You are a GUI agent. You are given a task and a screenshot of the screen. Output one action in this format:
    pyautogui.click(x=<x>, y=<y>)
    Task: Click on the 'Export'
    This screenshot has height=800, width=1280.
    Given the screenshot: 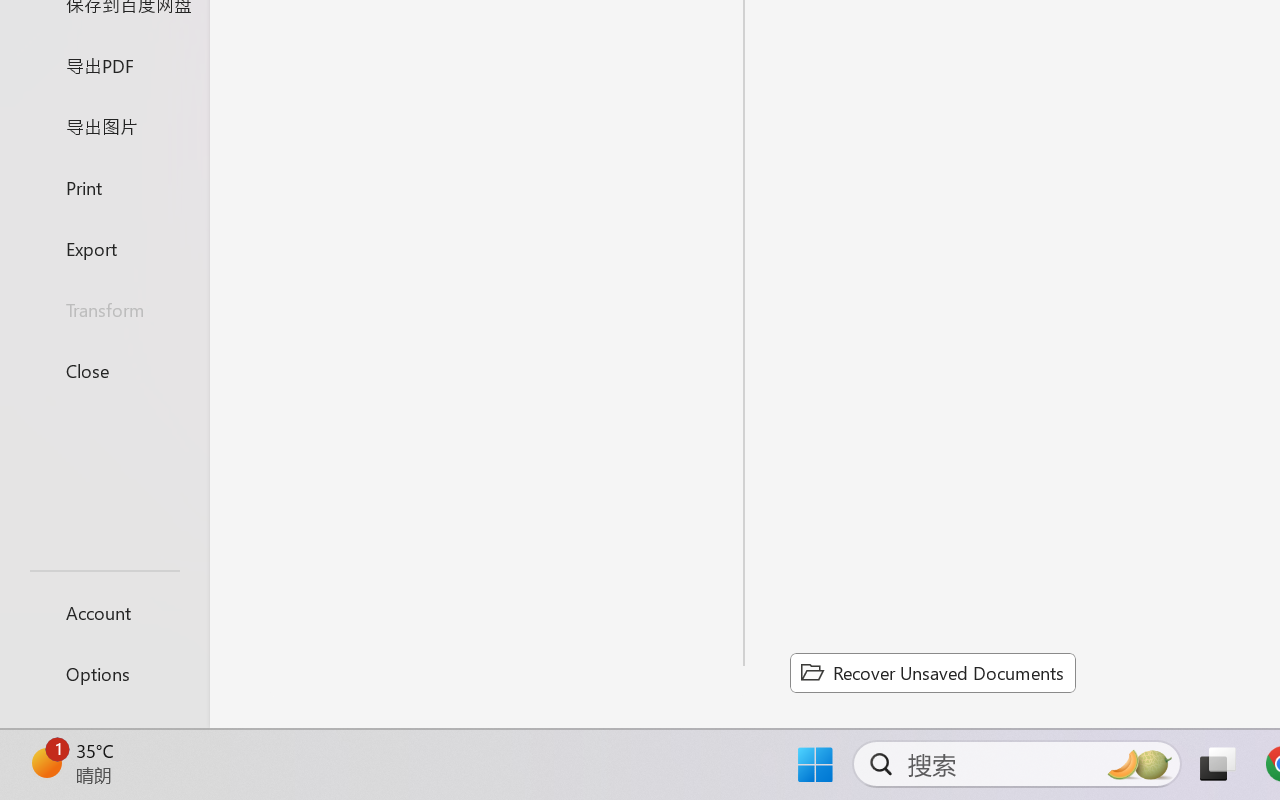 What is the action you would take?
    pyautogui.click(x=103, y=247)
    